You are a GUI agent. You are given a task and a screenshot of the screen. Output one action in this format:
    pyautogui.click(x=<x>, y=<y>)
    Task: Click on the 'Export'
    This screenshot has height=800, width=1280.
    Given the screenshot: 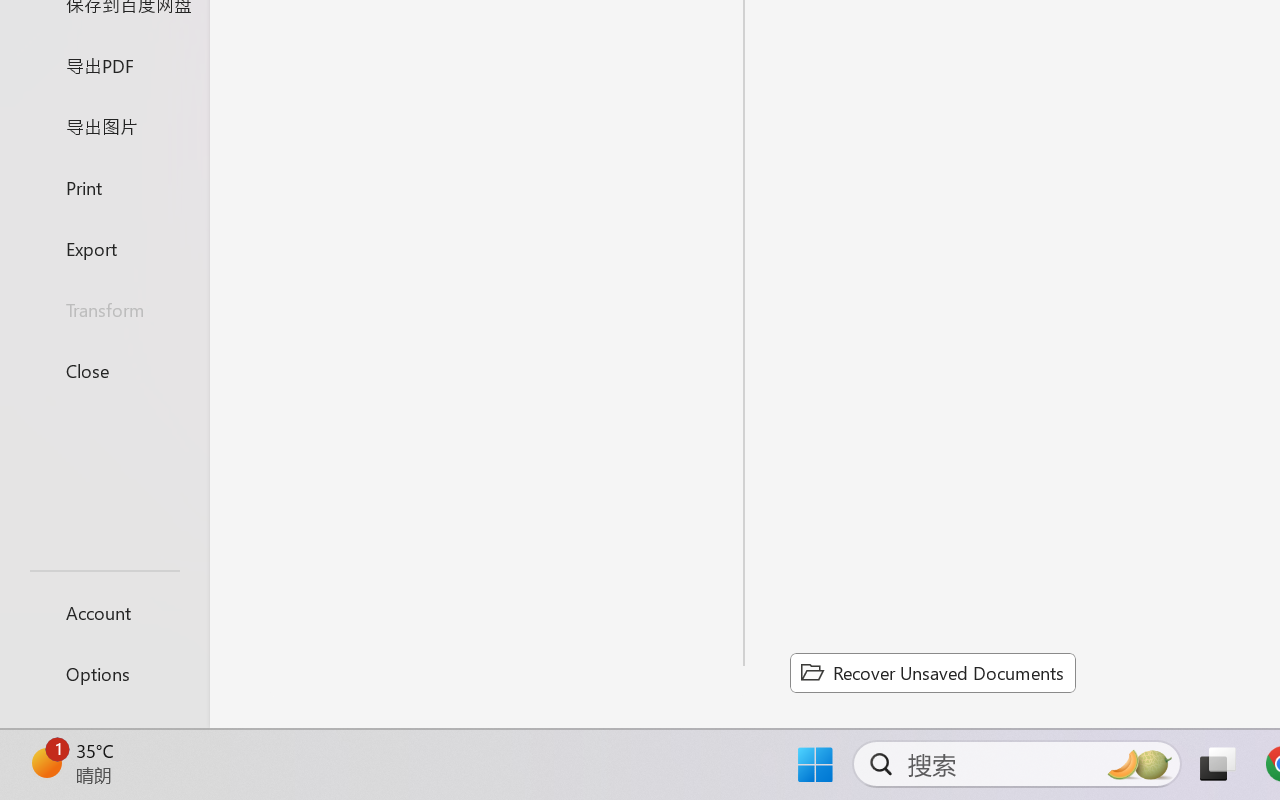 What is the action you would take?
    pyautogui.click(x=103, y=247)
    